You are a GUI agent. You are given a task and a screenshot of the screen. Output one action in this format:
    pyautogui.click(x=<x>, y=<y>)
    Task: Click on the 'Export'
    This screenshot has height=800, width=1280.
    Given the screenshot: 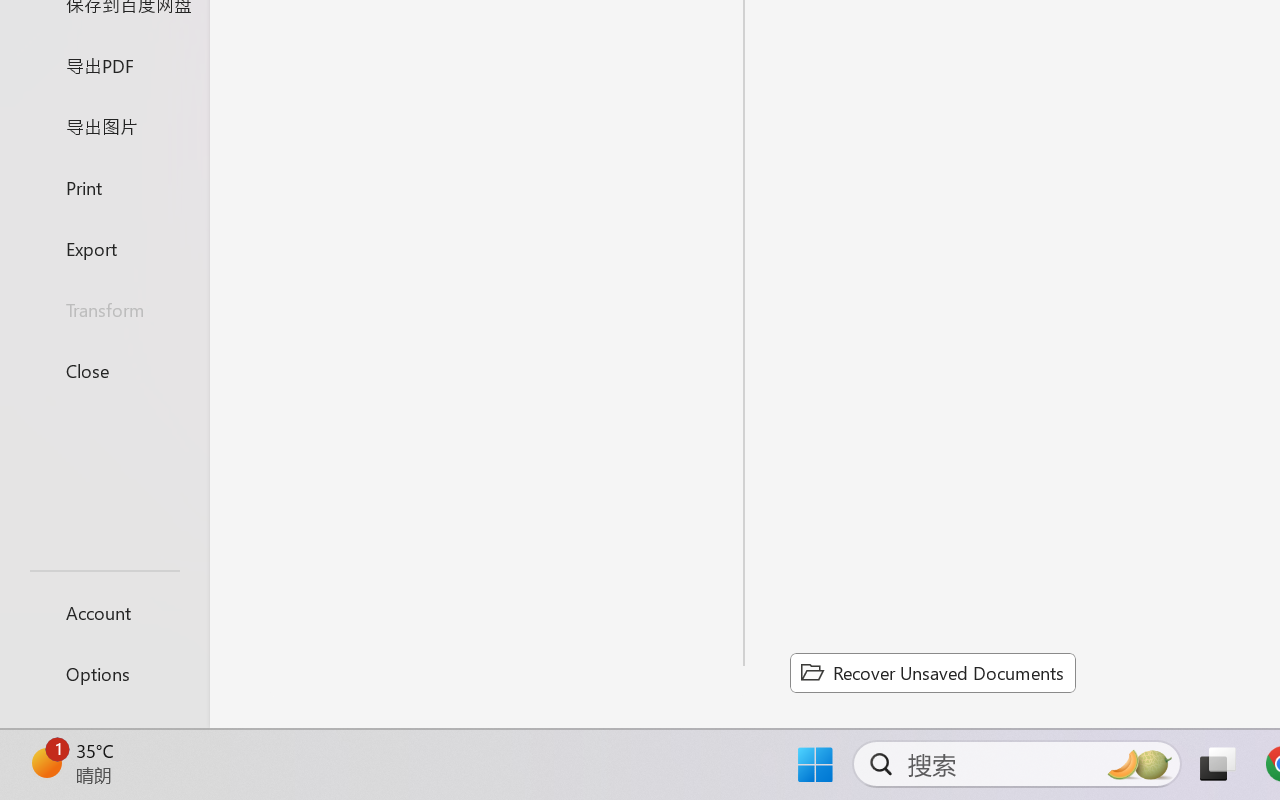 What is the action you would take?
    pyautogui.click(x=103, y=247)
    